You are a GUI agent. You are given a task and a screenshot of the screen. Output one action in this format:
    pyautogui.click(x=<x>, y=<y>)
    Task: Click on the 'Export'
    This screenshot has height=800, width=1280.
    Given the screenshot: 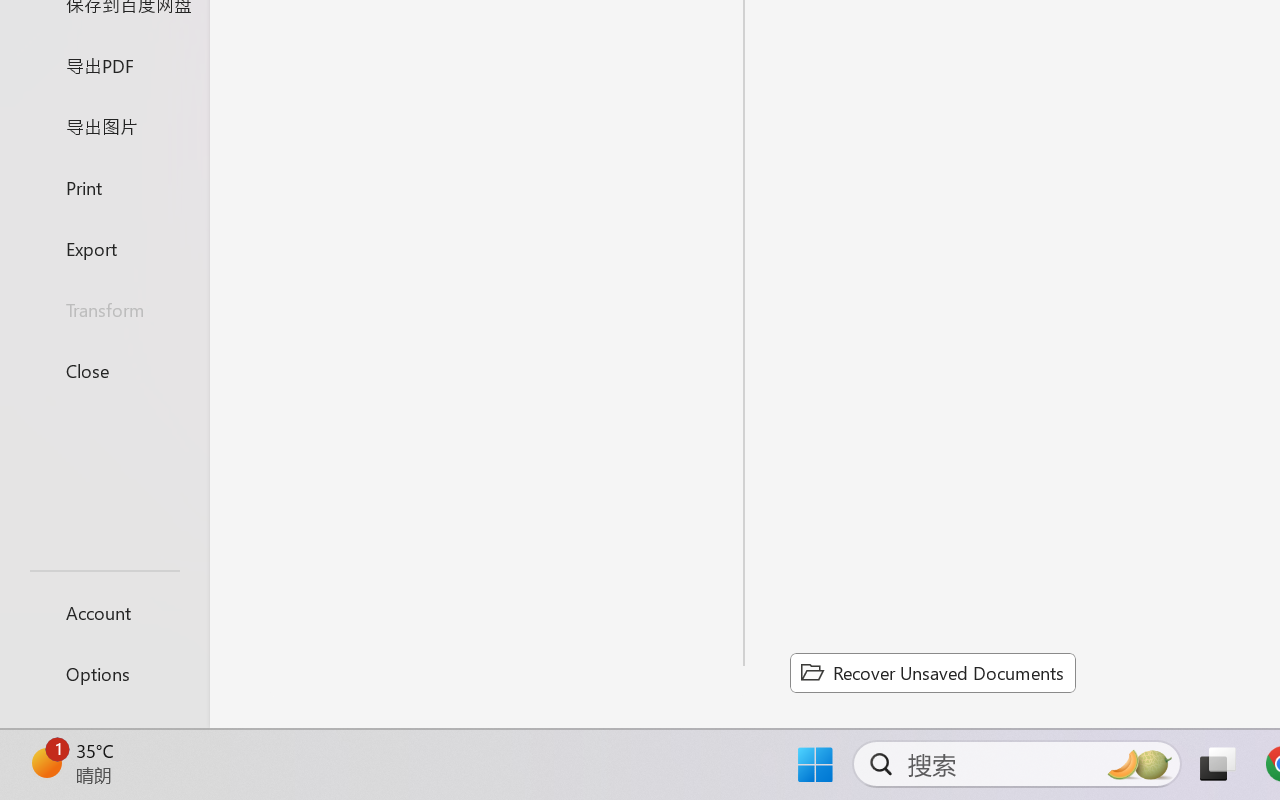 What is the action you would take?
    pyautogui.click(x=103, y=247)
    